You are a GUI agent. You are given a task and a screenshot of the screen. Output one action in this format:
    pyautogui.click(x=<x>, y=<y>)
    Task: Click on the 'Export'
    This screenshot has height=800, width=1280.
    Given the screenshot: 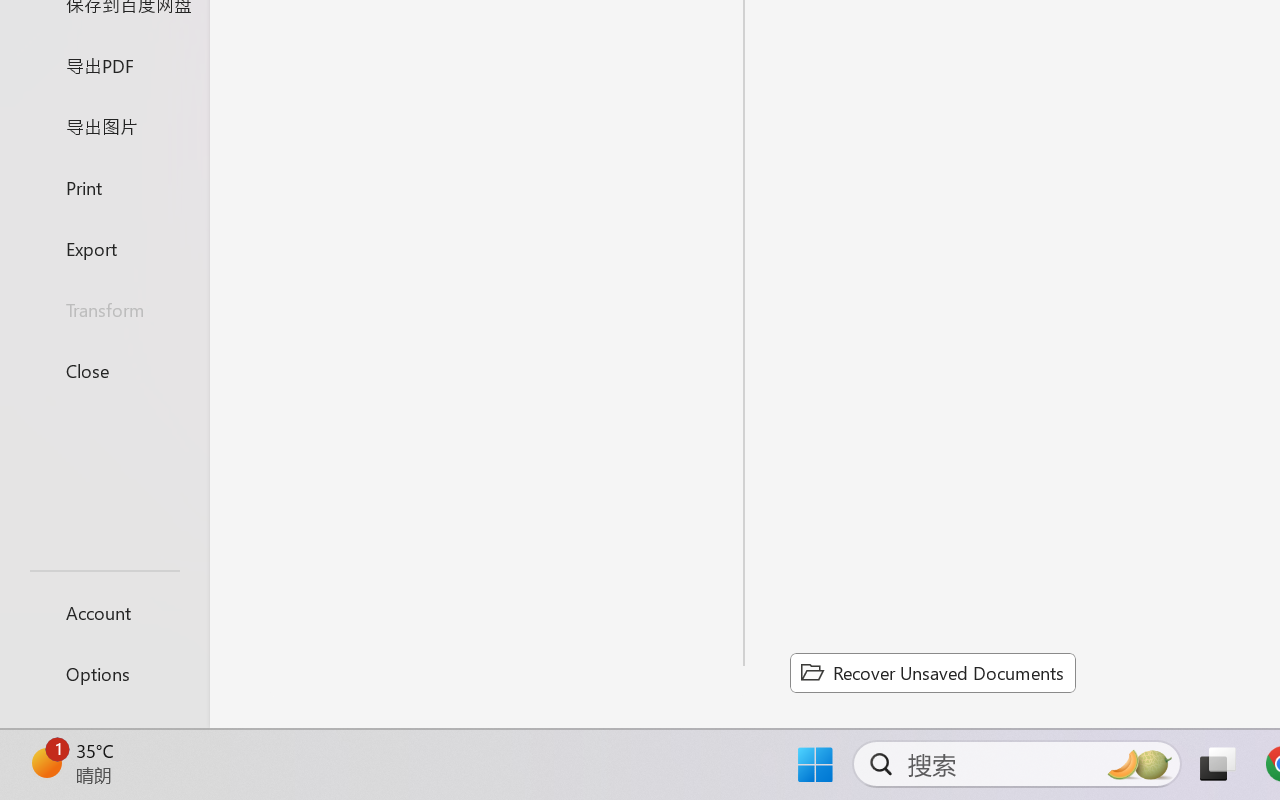 What is the action you would take?
    pyautogui.click(x=103, y=247)
    